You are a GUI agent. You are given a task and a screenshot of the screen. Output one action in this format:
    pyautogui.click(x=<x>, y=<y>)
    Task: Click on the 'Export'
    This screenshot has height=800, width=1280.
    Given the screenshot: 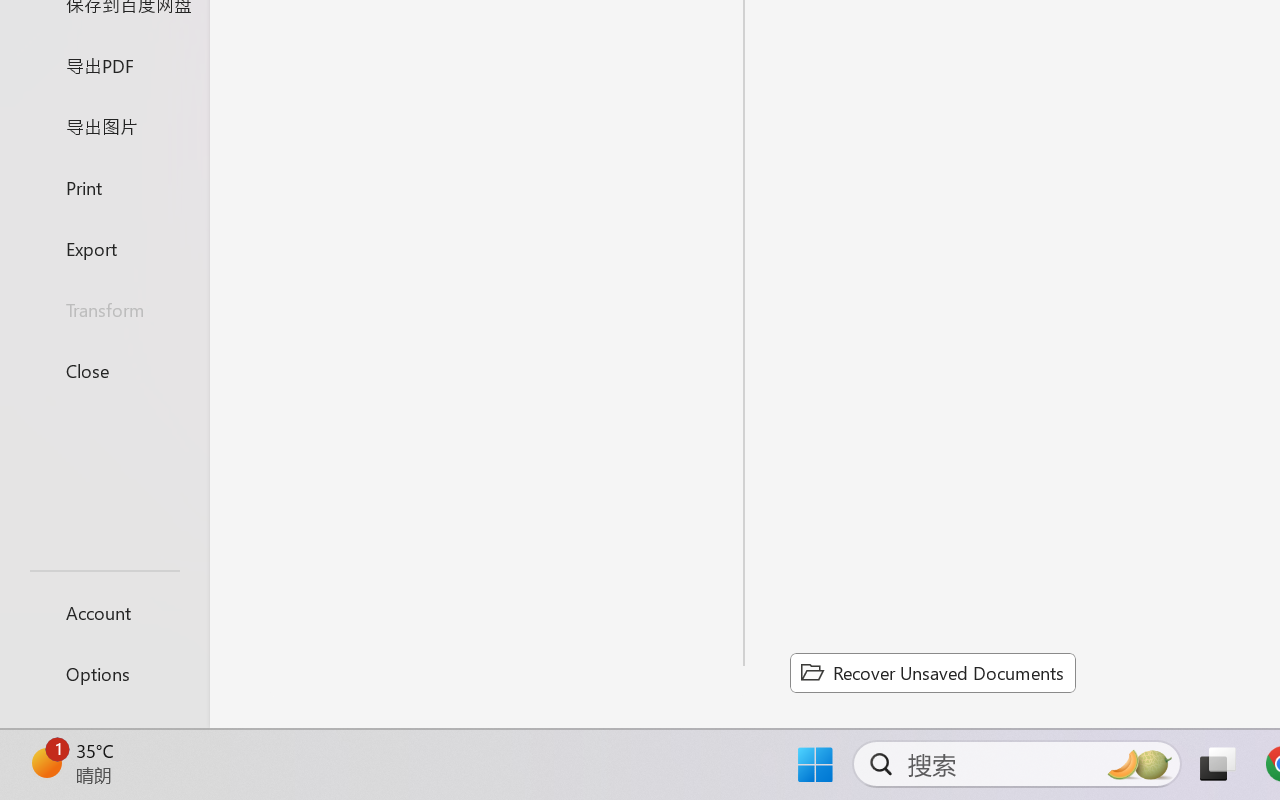 What is the action you would take?
    pyautogui.click(x=103, y=247)
    